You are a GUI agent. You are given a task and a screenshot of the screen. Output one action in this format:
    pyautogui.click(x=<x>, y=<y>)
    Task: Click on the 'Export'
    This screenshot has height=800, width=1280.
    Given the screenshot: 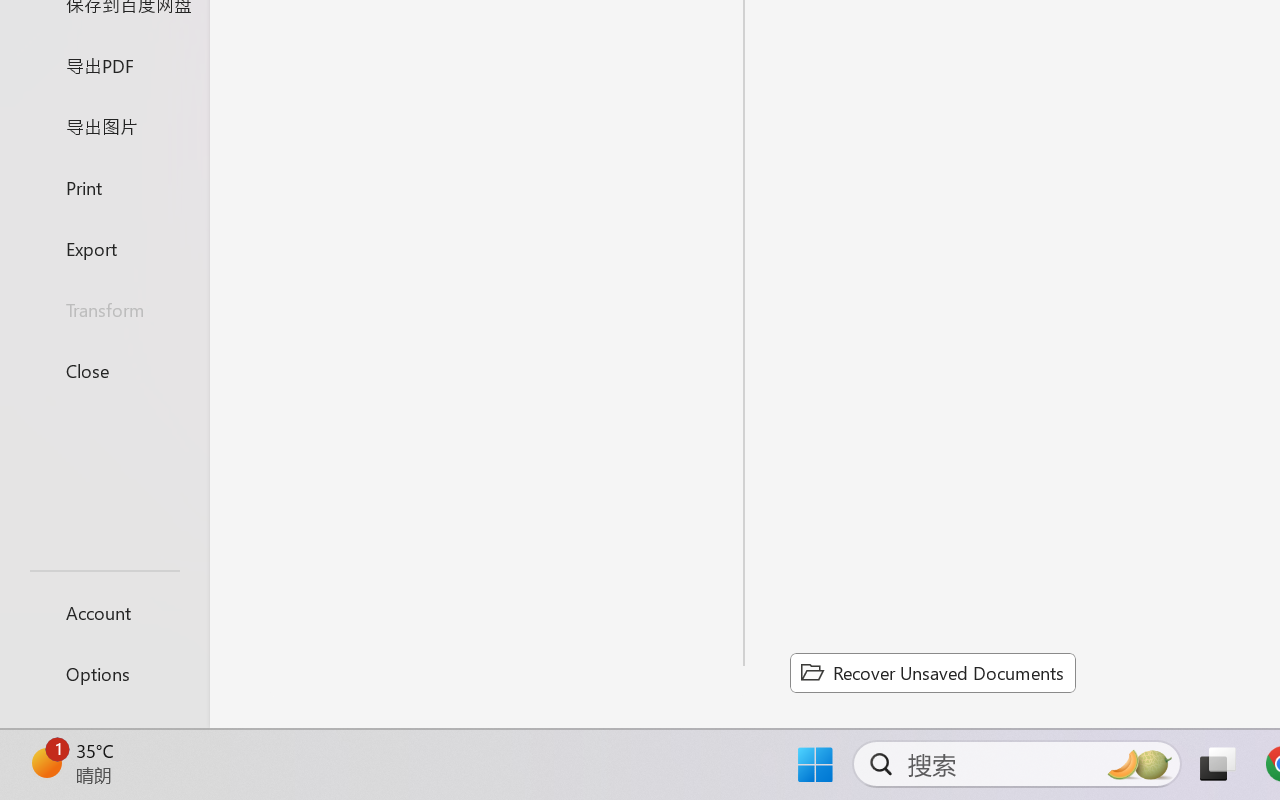 What is the action you would take?
    pyautogui.click(x=103, y=247)
    